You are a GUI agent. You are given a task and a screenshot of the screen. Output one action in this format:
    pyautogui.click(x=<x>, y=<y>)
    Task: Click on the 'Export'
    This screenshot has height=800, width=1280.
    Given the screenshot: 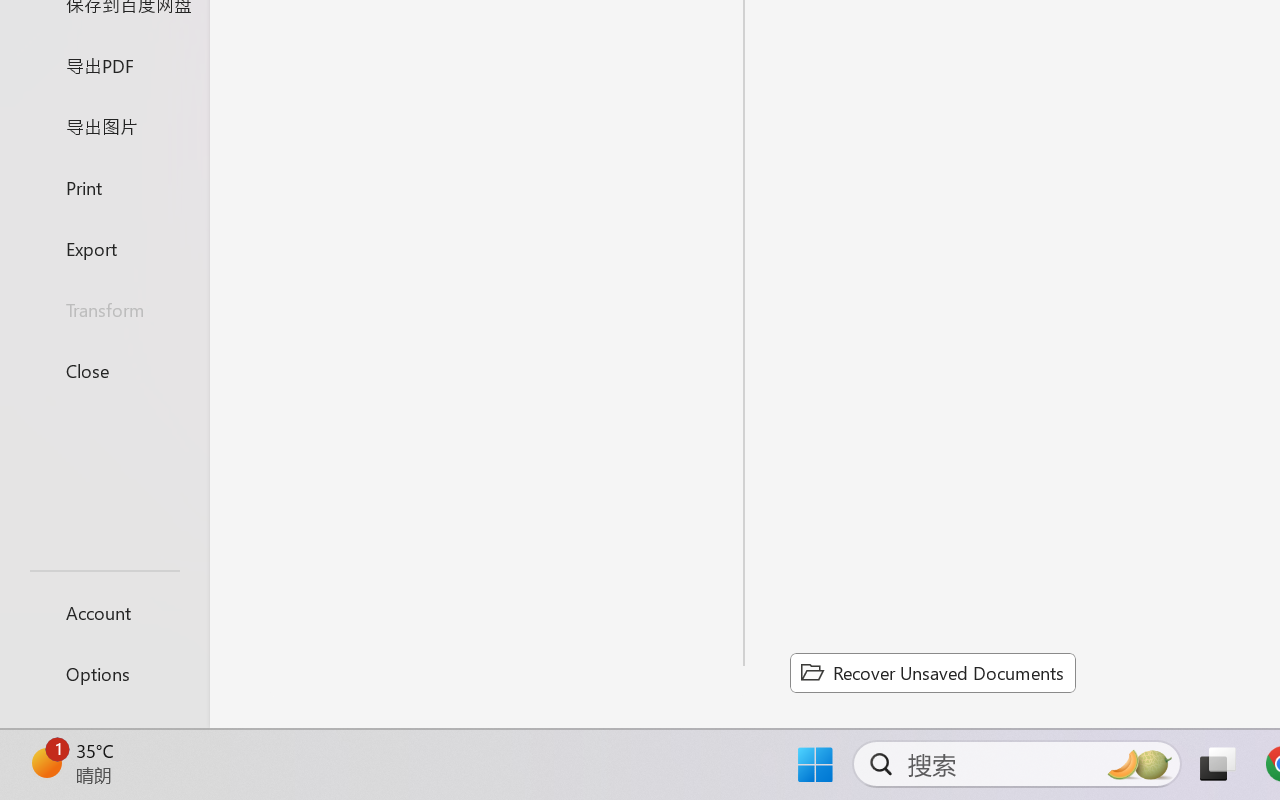 What is the action you would take?
    pyautogui.click(x=103, y=247)
    